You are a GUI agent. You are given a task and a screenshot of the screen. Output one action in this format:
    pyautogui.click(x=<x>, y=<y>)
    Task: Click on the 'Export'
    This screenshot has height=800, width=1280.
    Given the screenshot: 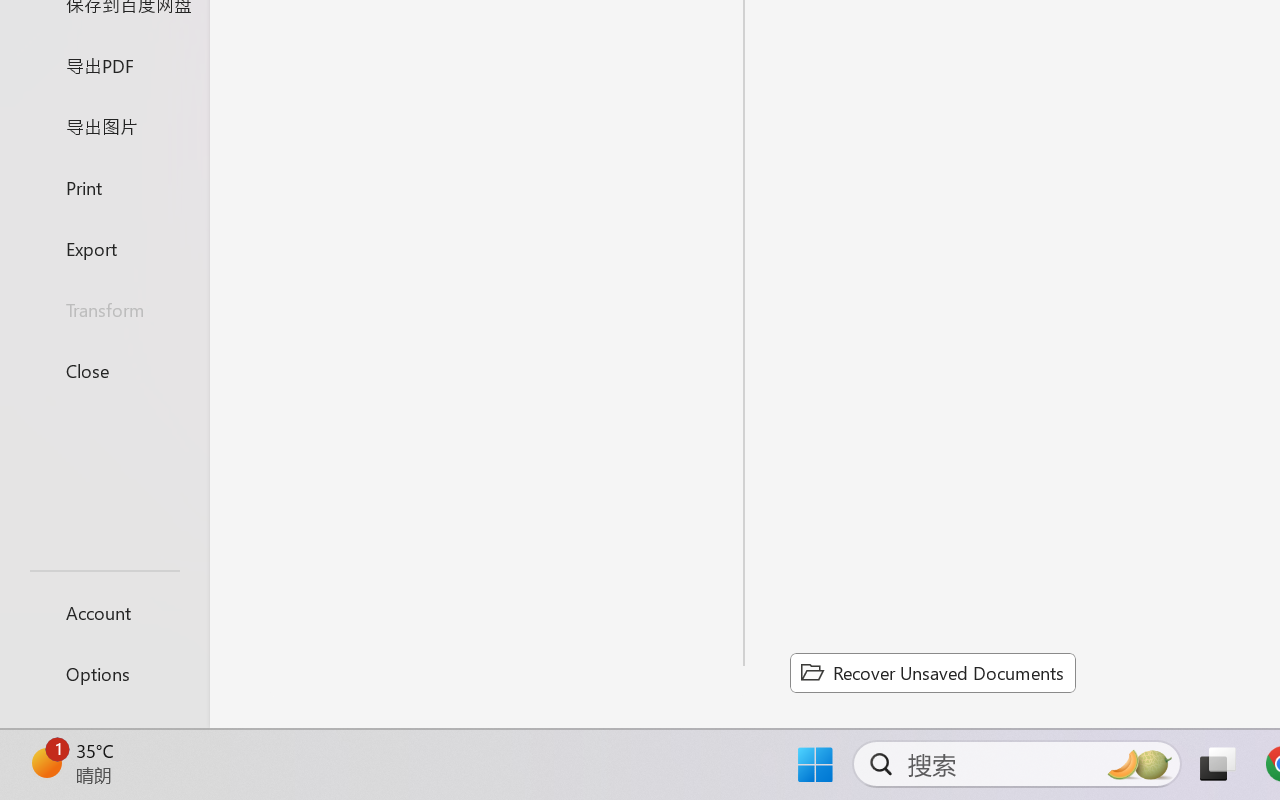 What is the action you would take?
    pyautogui.click(x=103, y=247)
    